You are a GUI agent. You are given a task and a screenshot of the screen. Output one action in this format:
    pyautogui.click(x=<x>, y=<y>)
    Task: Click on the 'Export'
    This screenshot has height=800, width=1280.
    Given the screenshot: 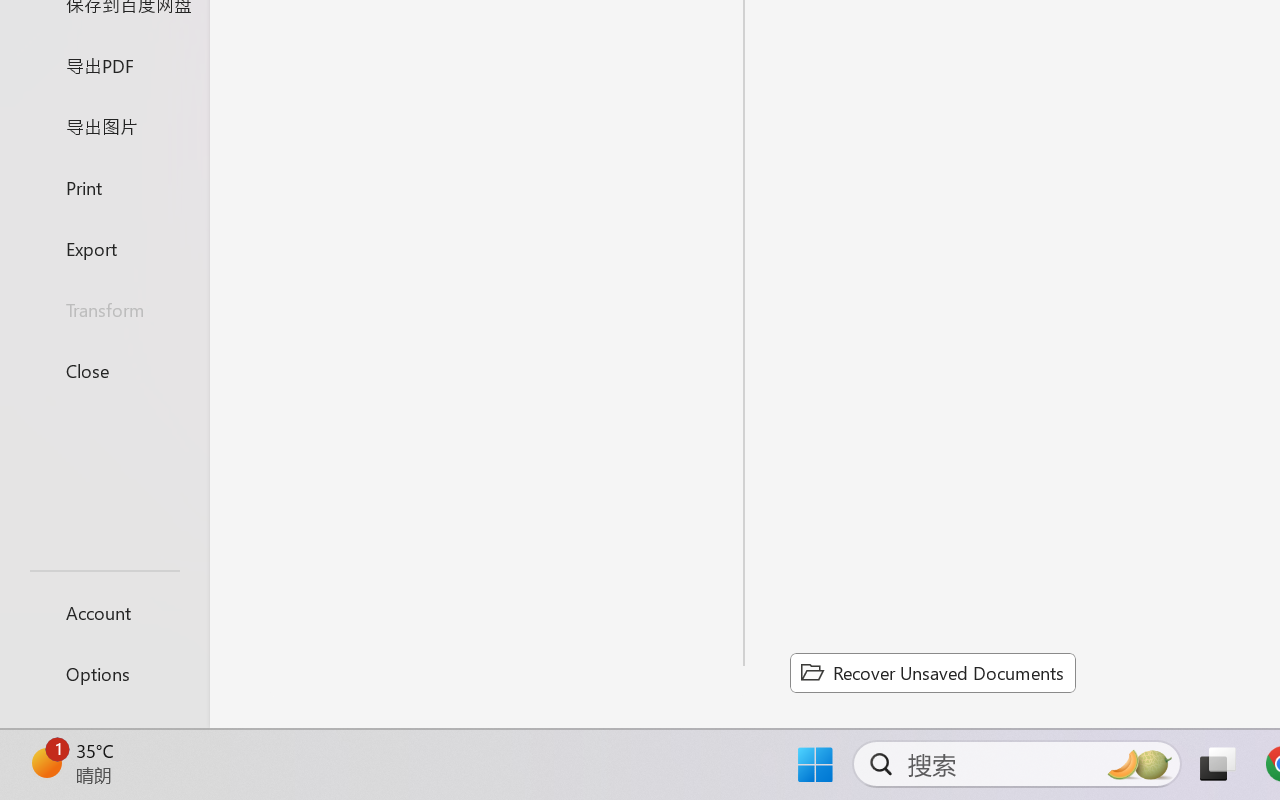 What is the action you would take?
    pyautogui.click(x=103, y=247)
    